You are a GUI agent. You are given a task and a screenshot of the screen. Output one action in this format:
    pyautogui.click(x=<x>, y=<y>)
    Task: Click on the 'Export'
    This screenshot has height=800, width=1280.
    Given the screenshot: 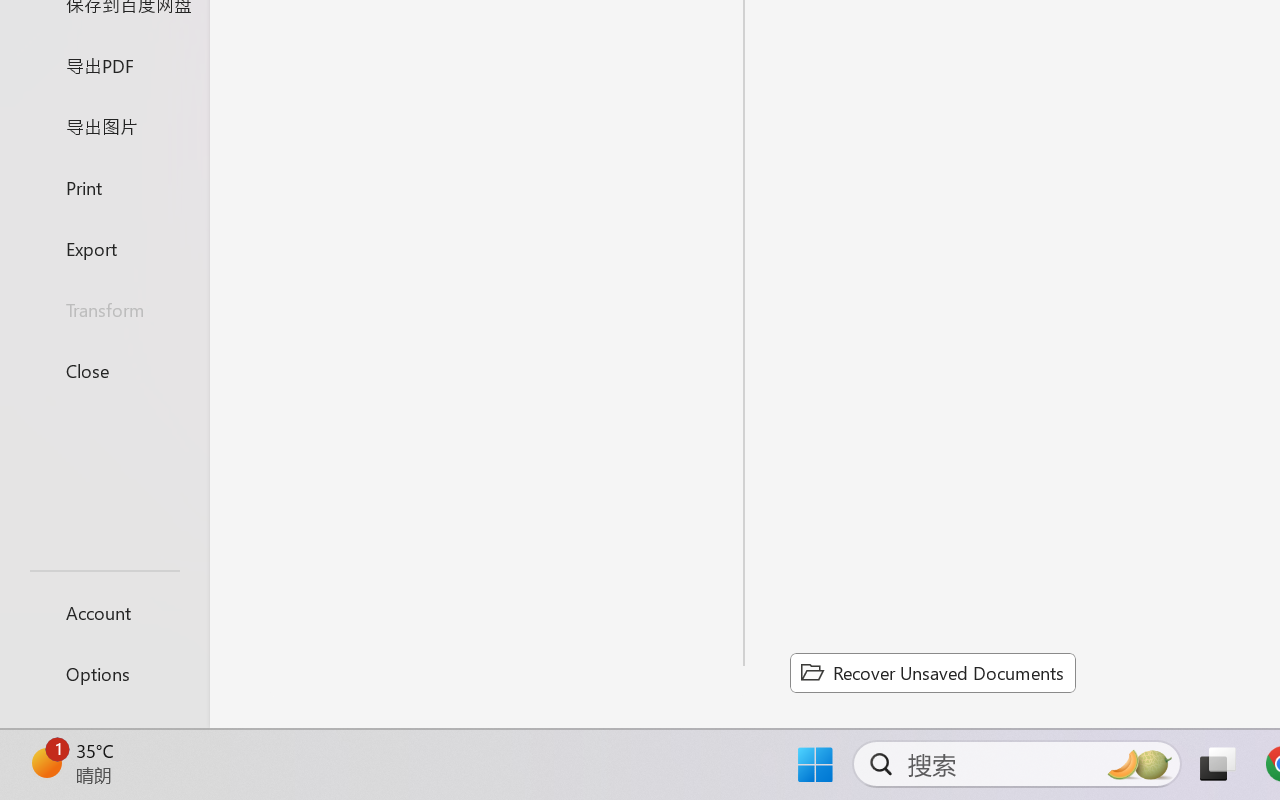 What is the action you would take?
    pyautogui.click(x=103, y=247)
    